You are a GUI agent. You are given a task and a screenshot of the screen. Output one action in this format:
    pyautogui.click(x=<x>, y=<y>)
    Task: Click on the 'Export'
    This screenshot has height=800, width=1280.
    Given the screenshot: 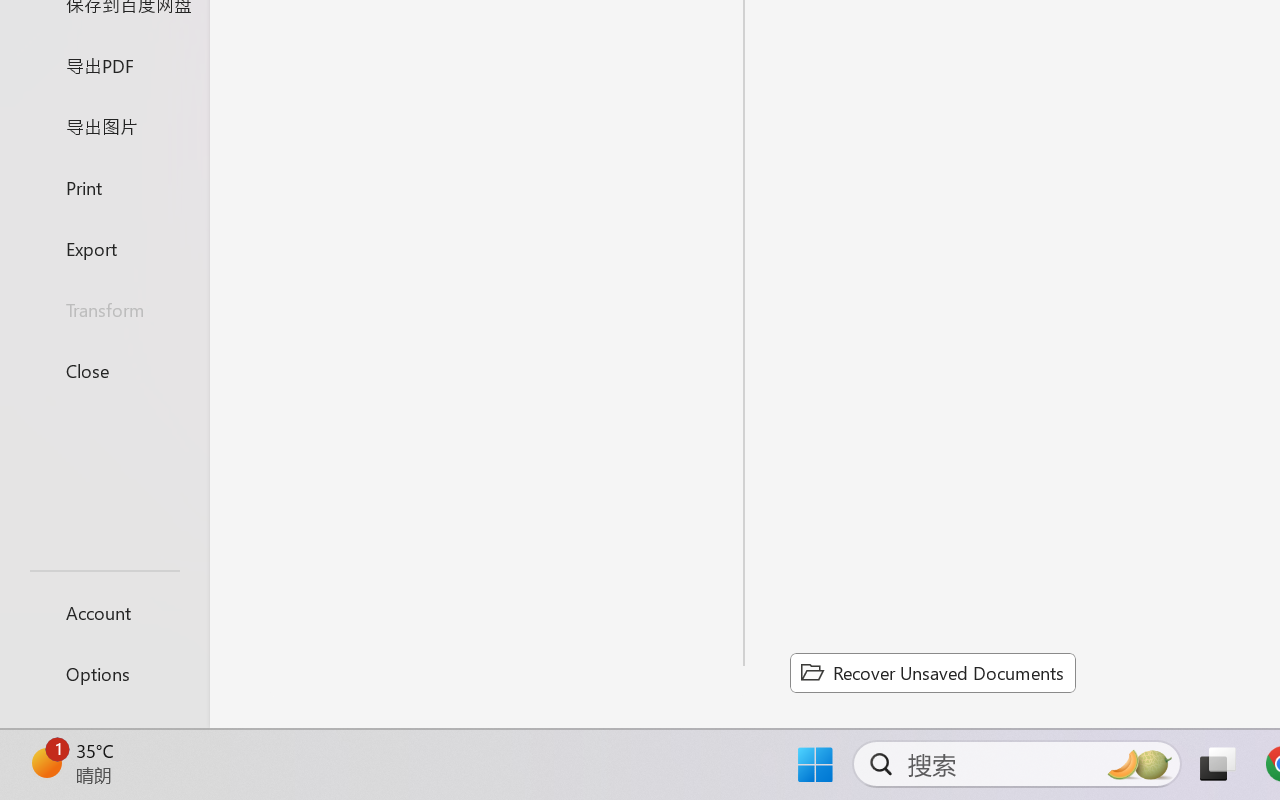 What is the action you would take?
    pyautogui.click(x=103, y=247)
    